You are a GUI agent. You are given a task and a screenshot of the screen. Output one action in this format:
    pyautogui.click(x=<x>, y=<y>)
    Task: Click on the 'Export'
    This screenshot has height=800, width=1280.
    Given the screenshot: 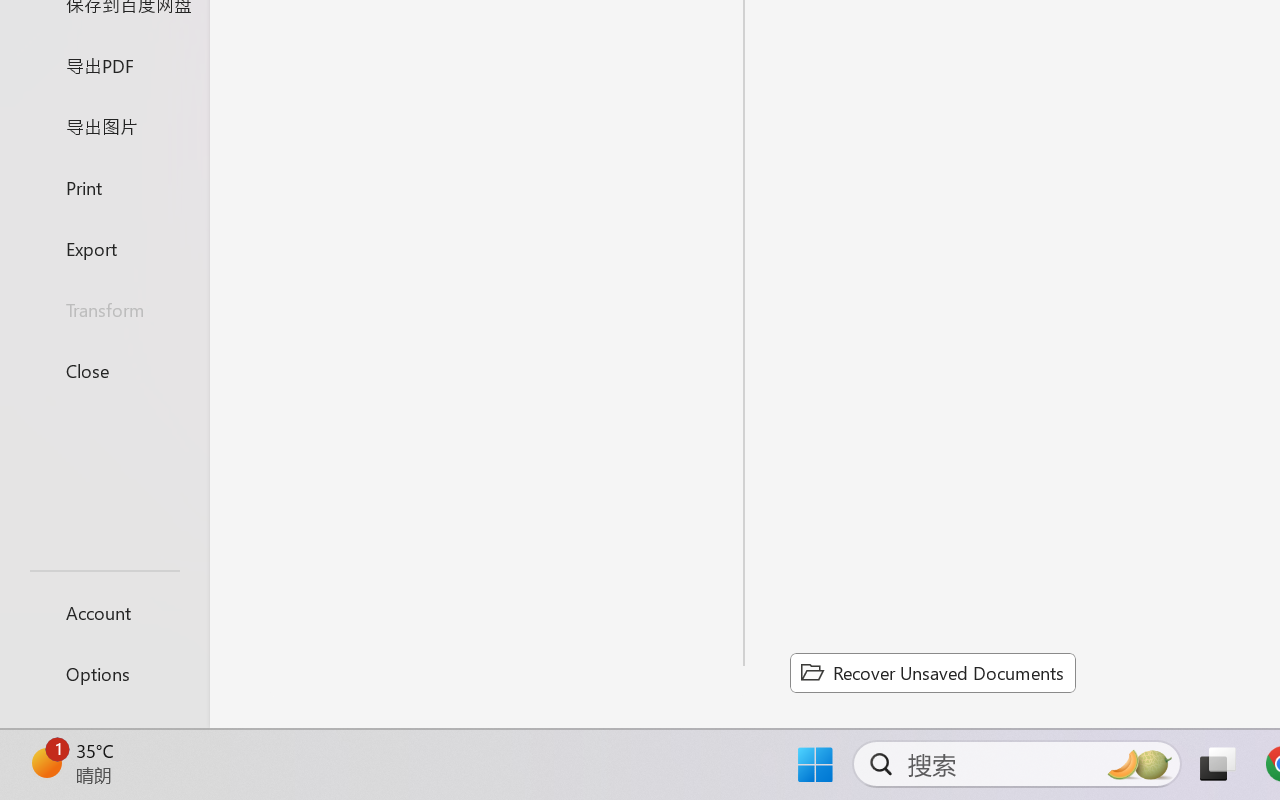 What is the action you would take?
    pyautogui.click(x=103, y=247)
    